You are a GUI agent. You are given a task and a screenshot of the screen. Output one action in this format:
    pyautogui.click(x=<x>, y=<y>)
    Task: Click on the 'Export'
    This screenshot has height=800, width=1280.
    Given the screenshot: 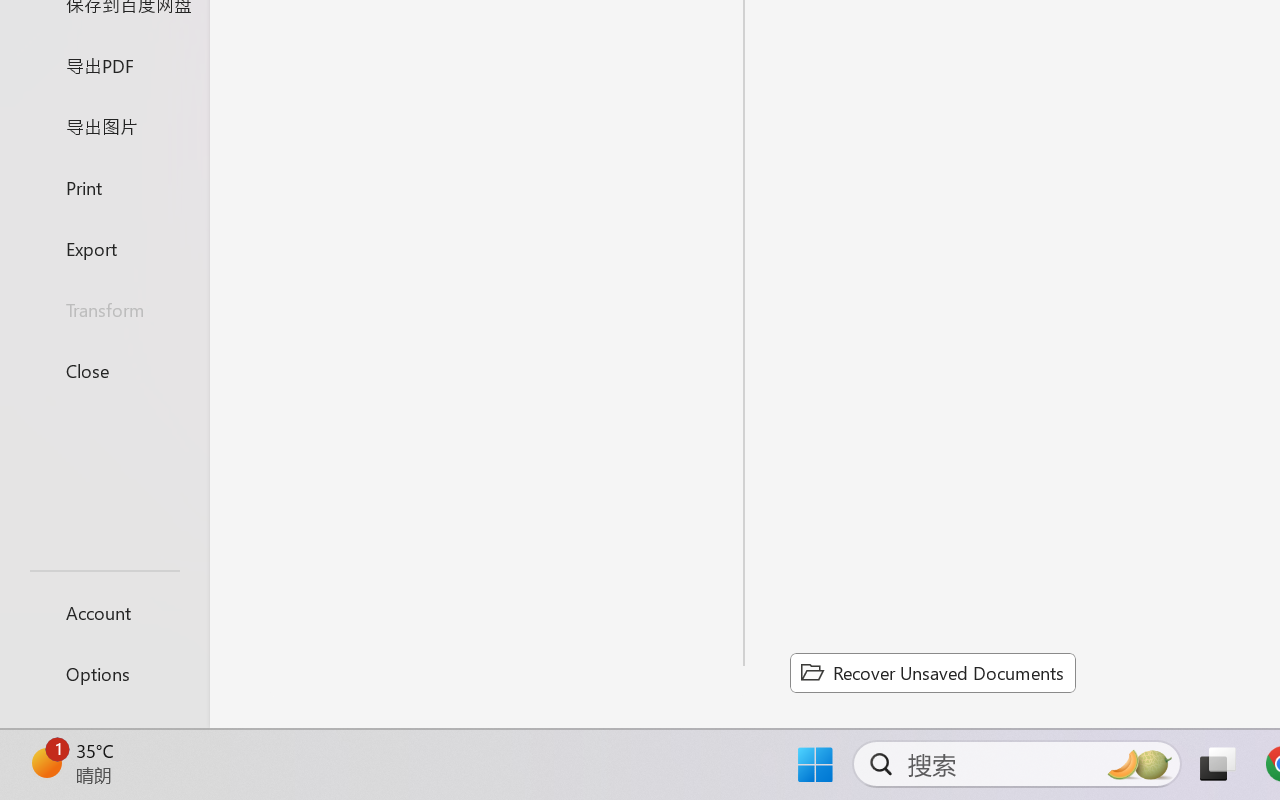 What is the action you would take?
    pyautogui.click(x=103, y=247)
    